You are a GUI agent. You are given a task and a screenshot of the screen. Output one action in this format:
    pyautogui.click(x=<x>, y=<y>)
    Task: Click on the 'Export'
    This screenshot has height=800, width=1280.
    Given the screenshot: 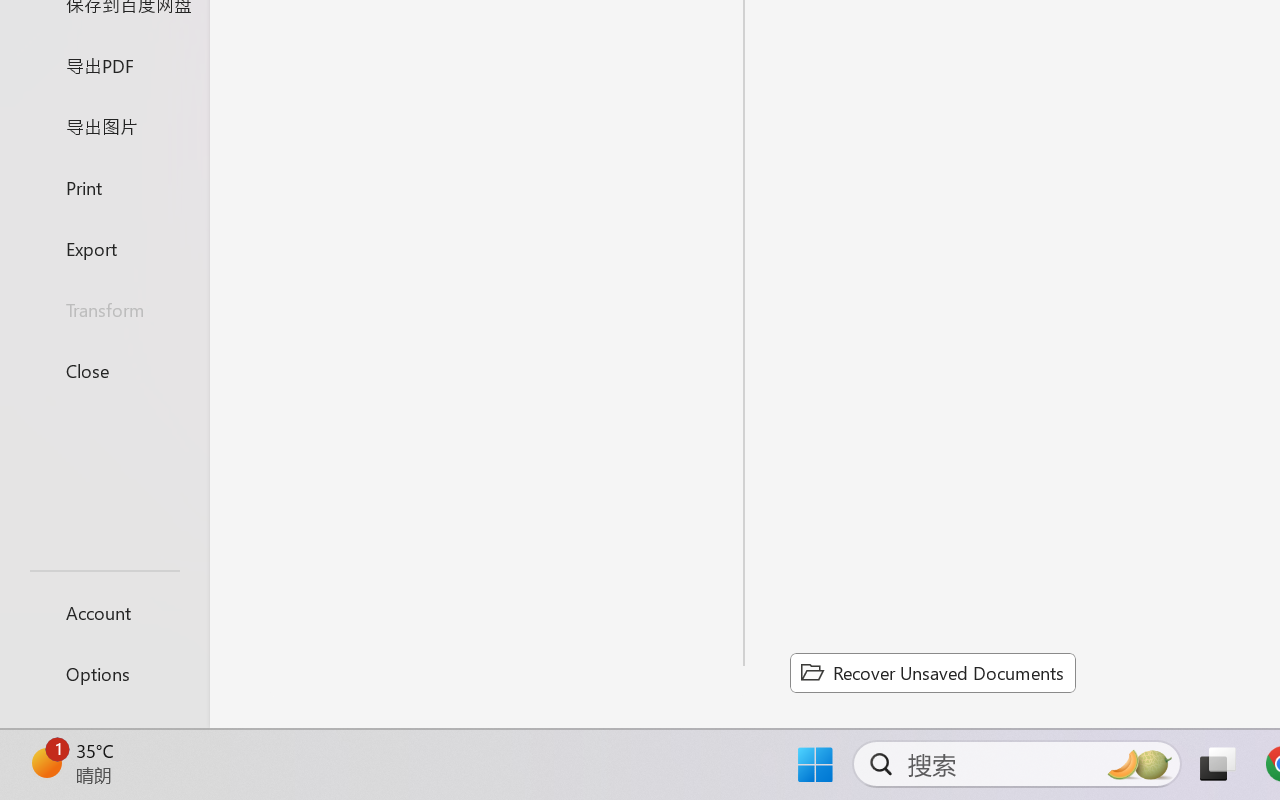 What is the action you would take?
    pyautogui.click(x=103, y=247)
    